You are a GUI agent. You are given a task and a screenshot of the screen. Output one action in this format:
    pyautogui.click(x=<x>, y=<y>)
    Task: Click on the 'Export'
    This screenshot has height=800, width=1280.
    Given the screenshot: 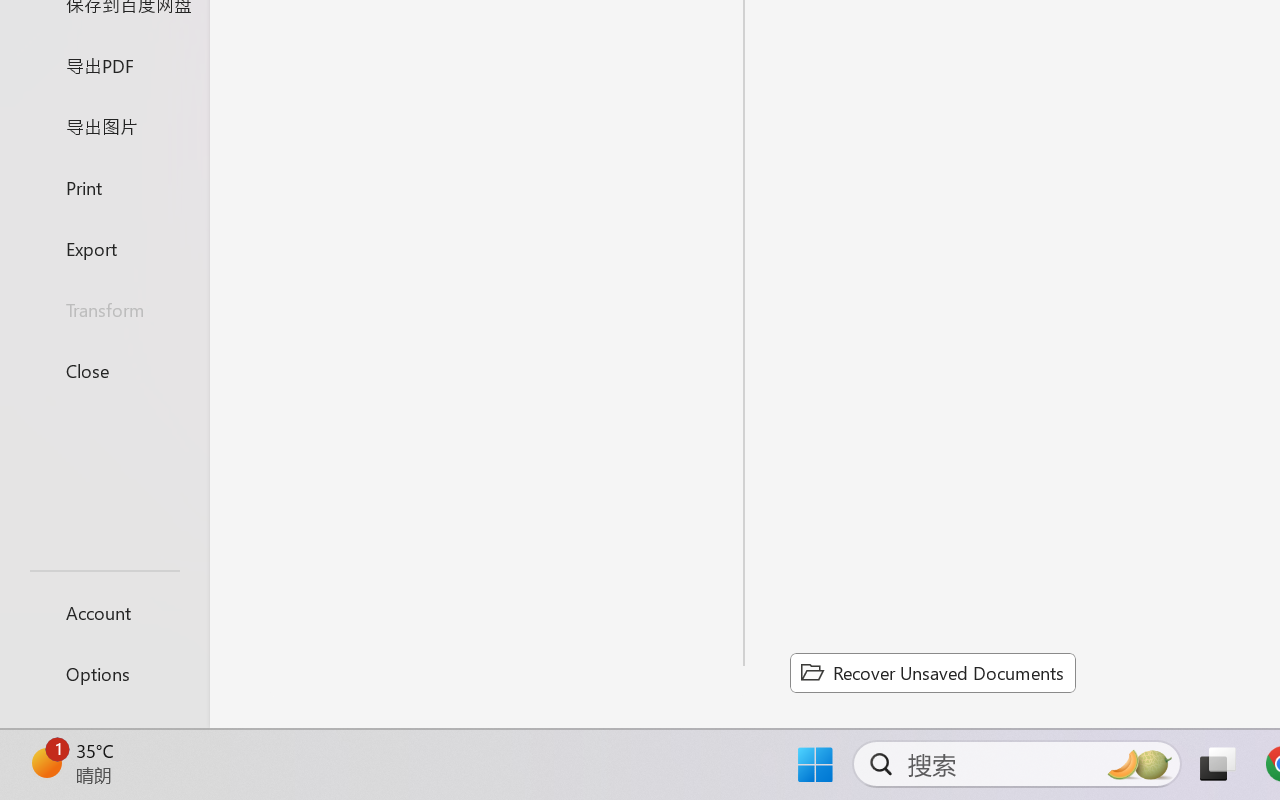 What is the action you would take?
    pyautogui.click(x=103, y=247)
    